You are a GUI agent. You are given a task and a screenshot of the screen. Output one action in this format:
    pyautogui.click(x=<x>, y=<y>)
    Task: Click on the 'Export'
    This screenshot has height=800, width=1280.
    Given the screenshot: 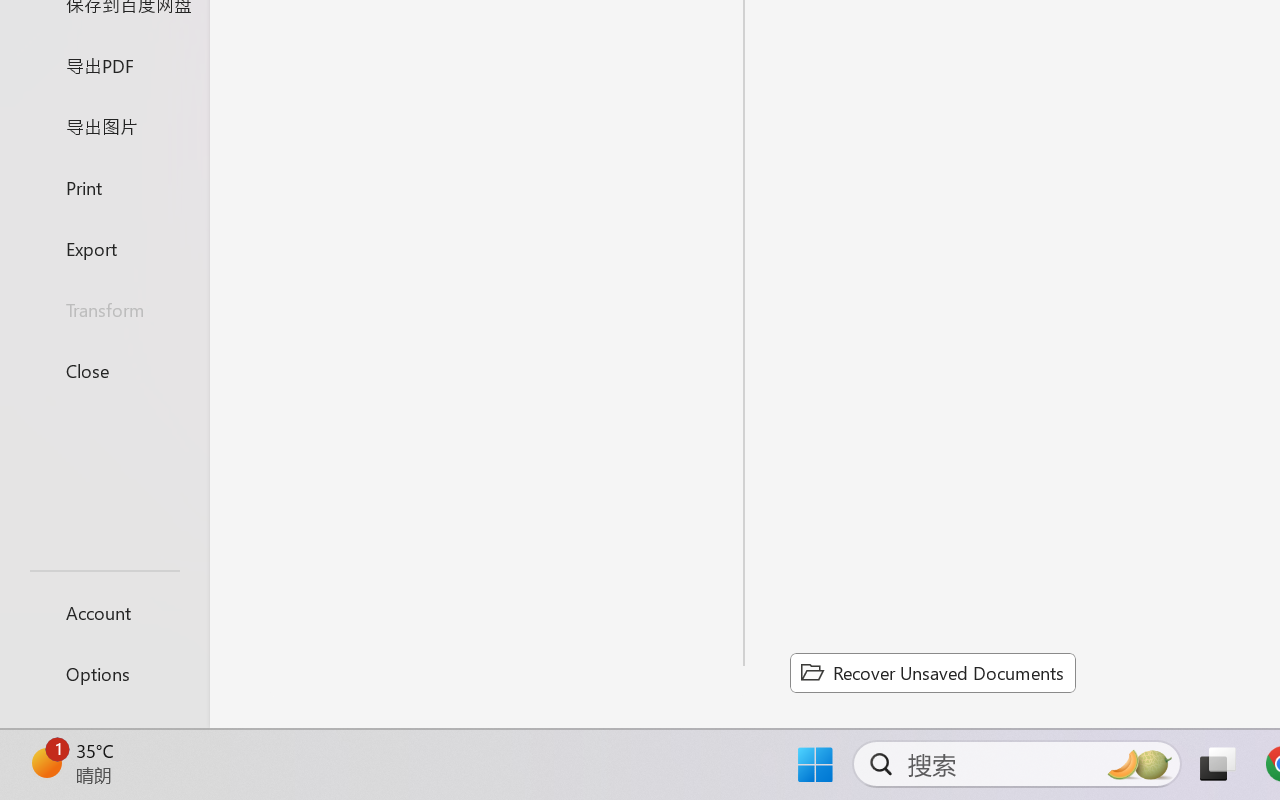 What is the action you would take?
    pyautogui.click(x=103, y=247)
    